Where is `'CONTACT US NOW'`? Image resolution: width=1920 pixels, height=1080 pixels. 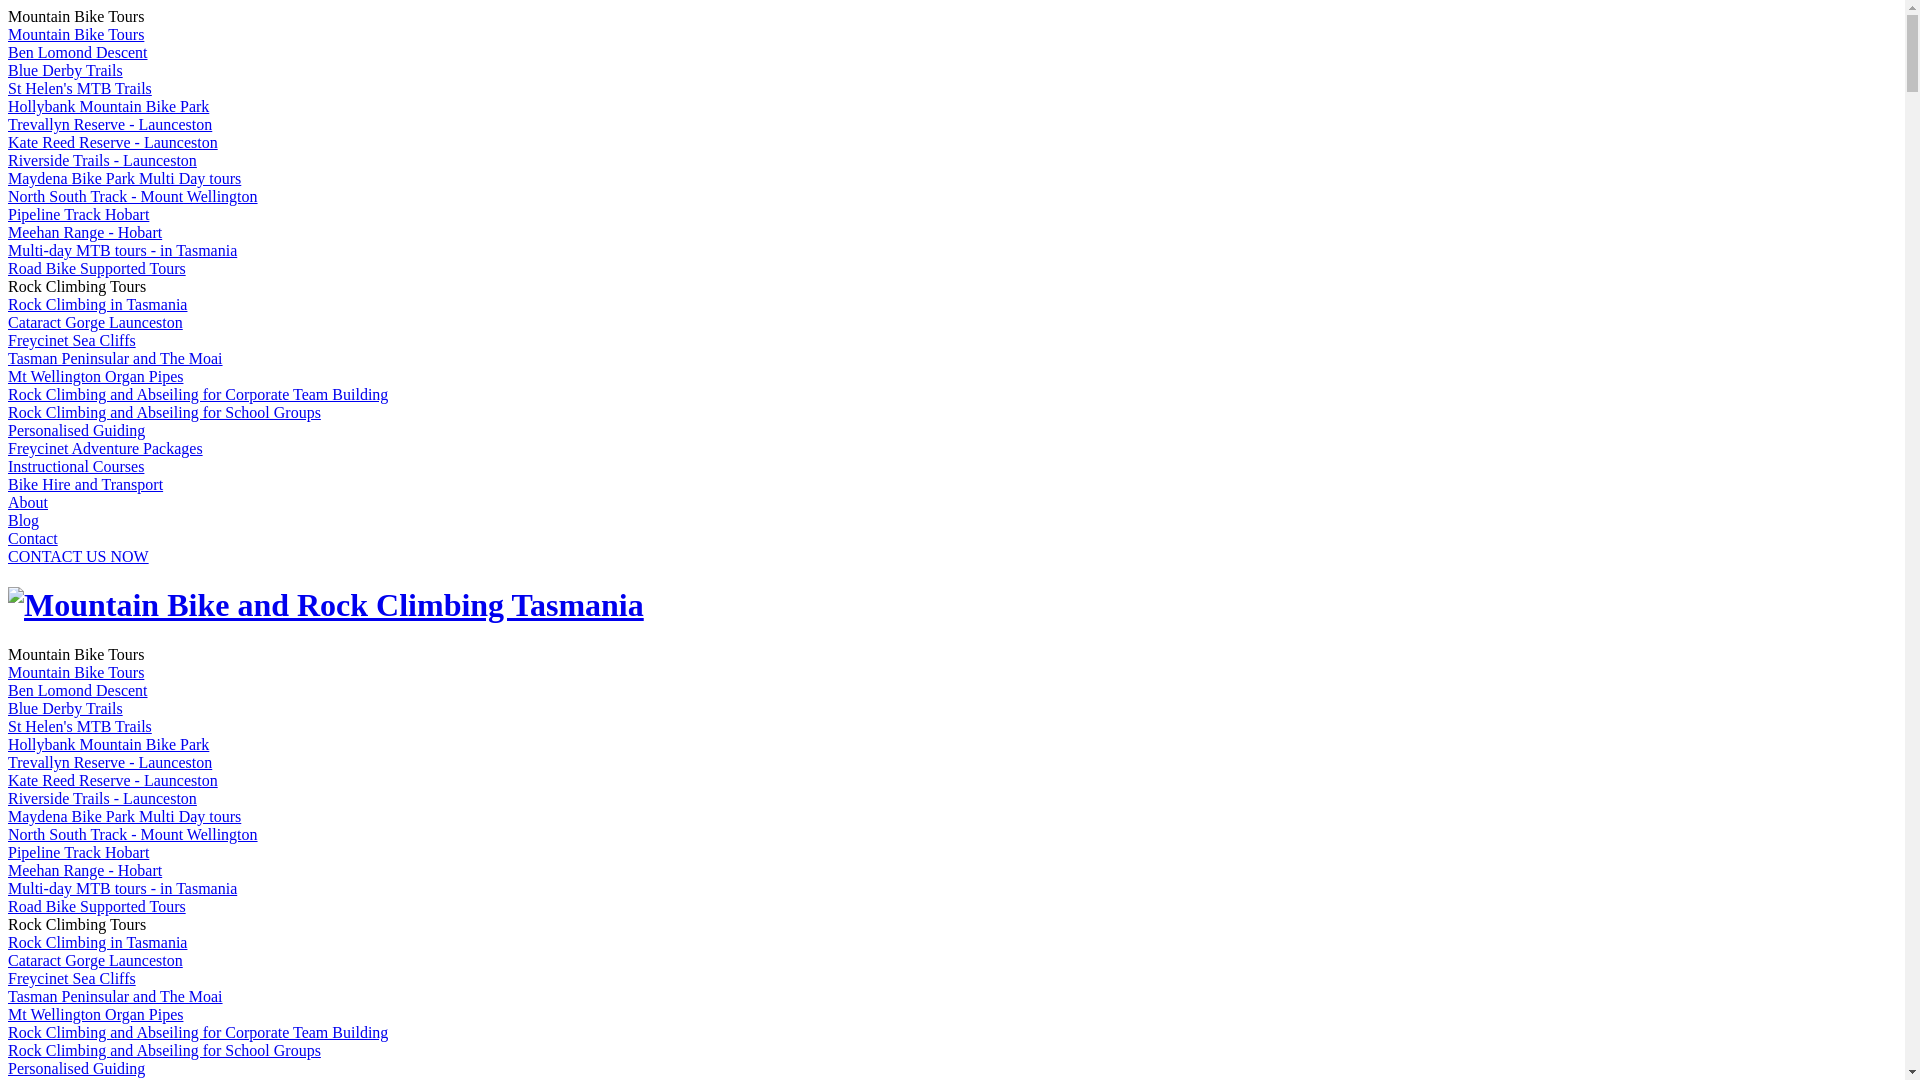 'CONTACT US NOW' is located at coordinates (78, 556).